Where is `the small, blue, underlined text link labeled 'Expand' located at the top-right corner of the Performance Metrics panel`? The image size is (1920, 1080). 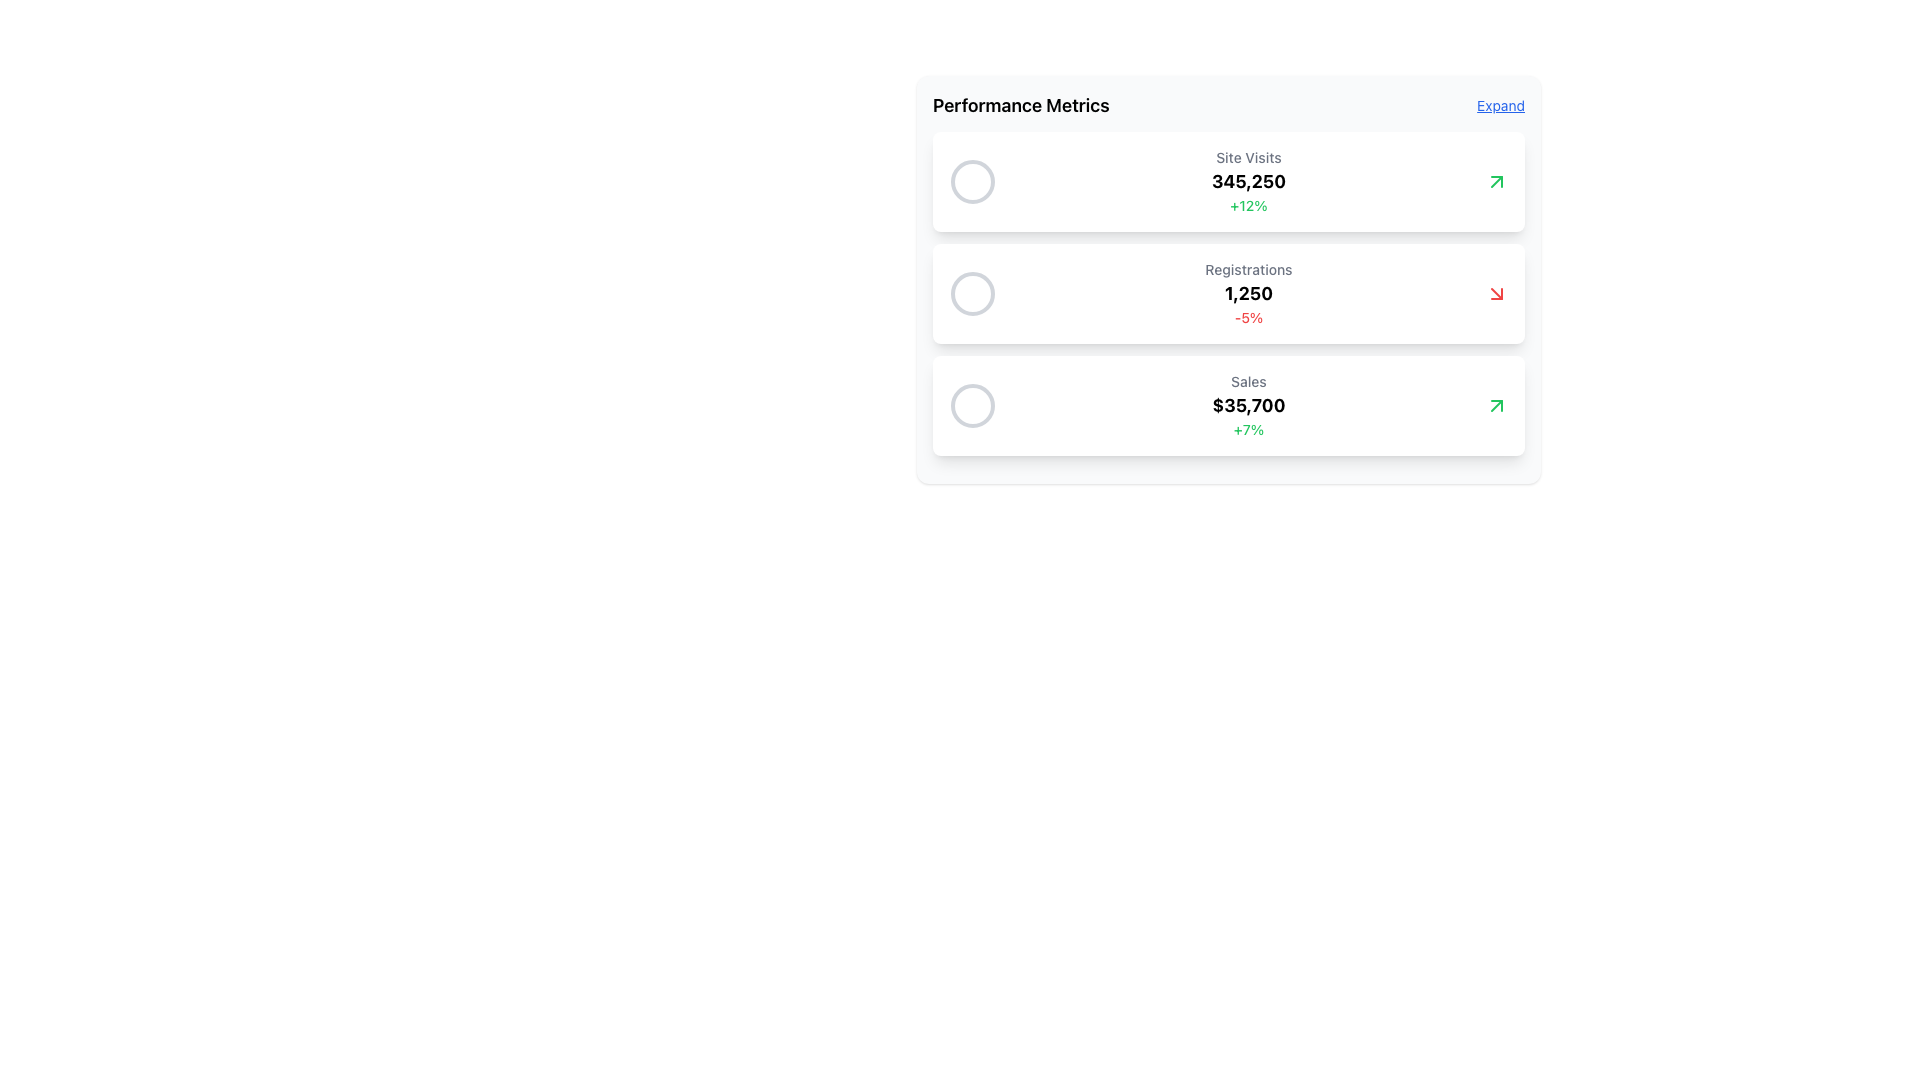 the small, blue, underlined text link labeled 'Expand' located at the top-right corner of the Performance Metrics panel is located at coordinates (1501, 105).